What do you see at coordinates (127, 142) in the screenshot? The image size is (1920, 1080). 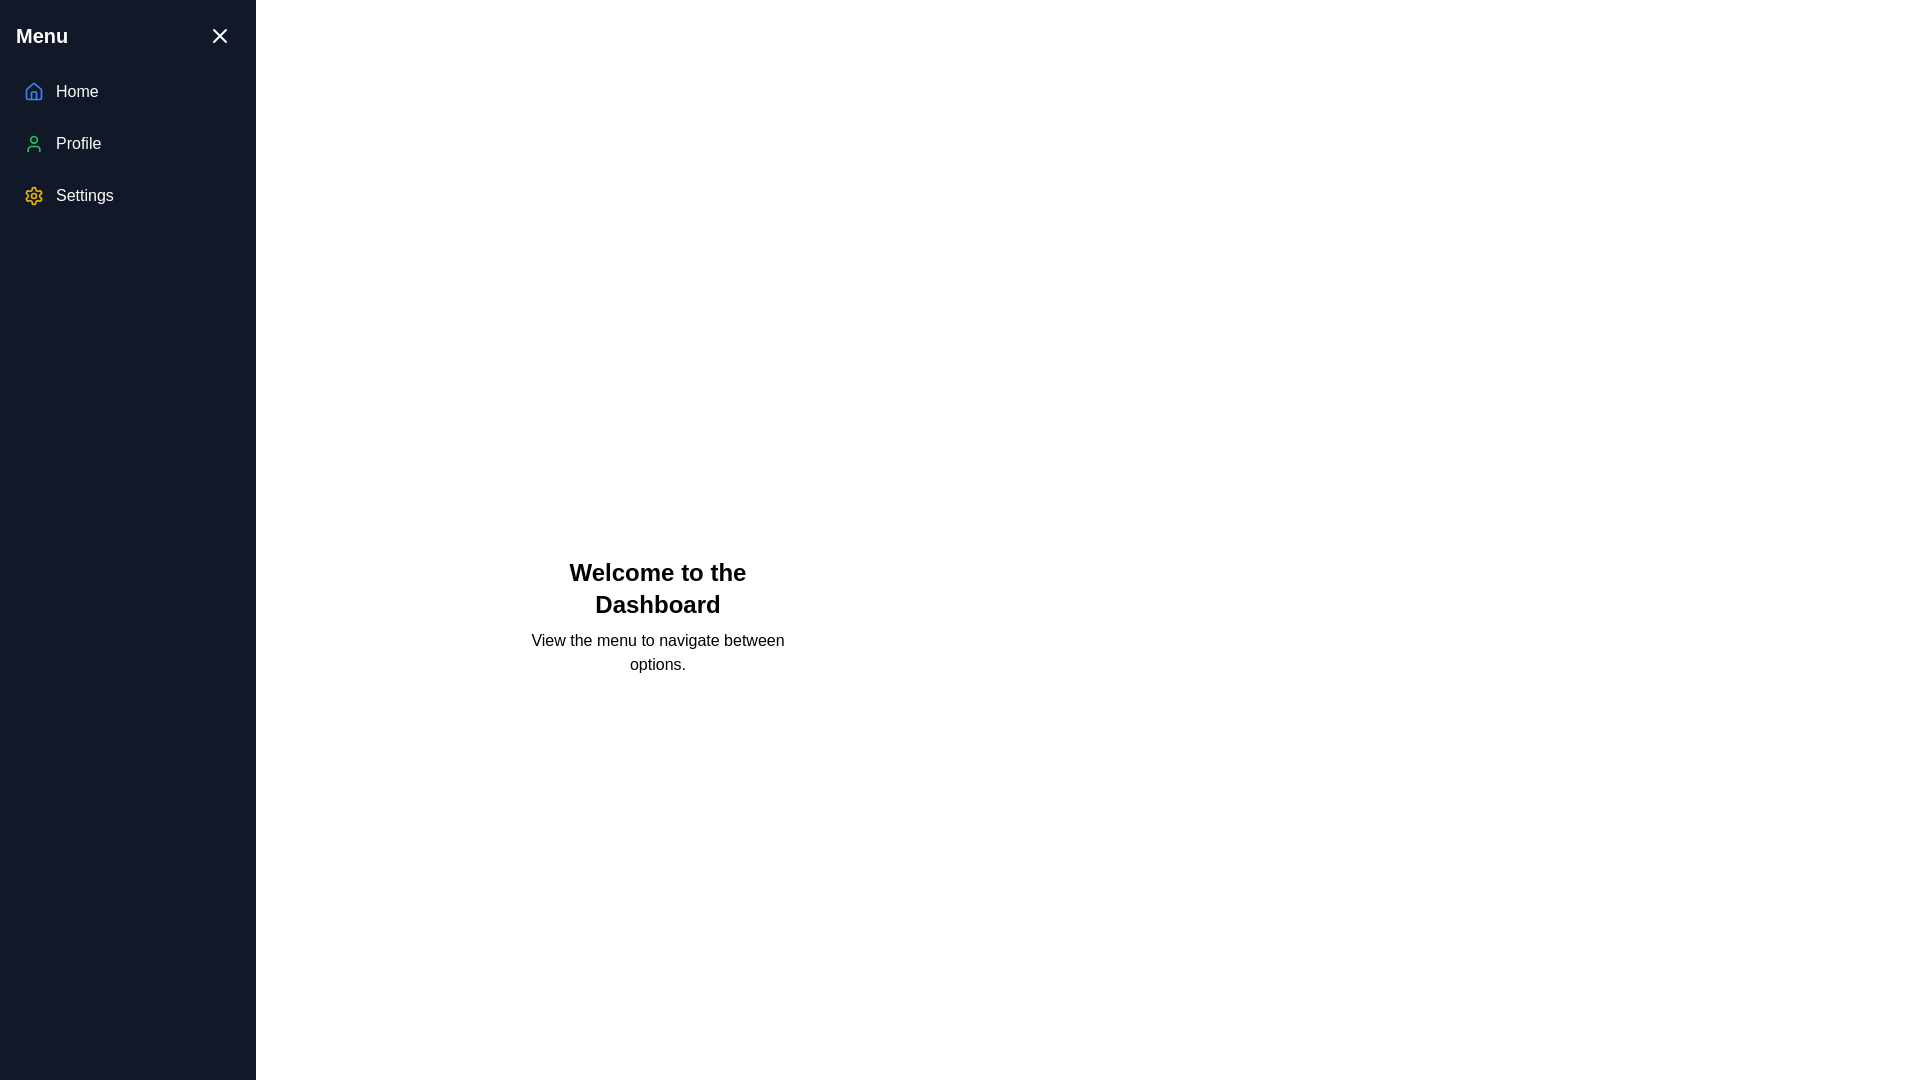 I see `the second menu item in the vertical navigation sidebar` at bounding box center [127, 142].